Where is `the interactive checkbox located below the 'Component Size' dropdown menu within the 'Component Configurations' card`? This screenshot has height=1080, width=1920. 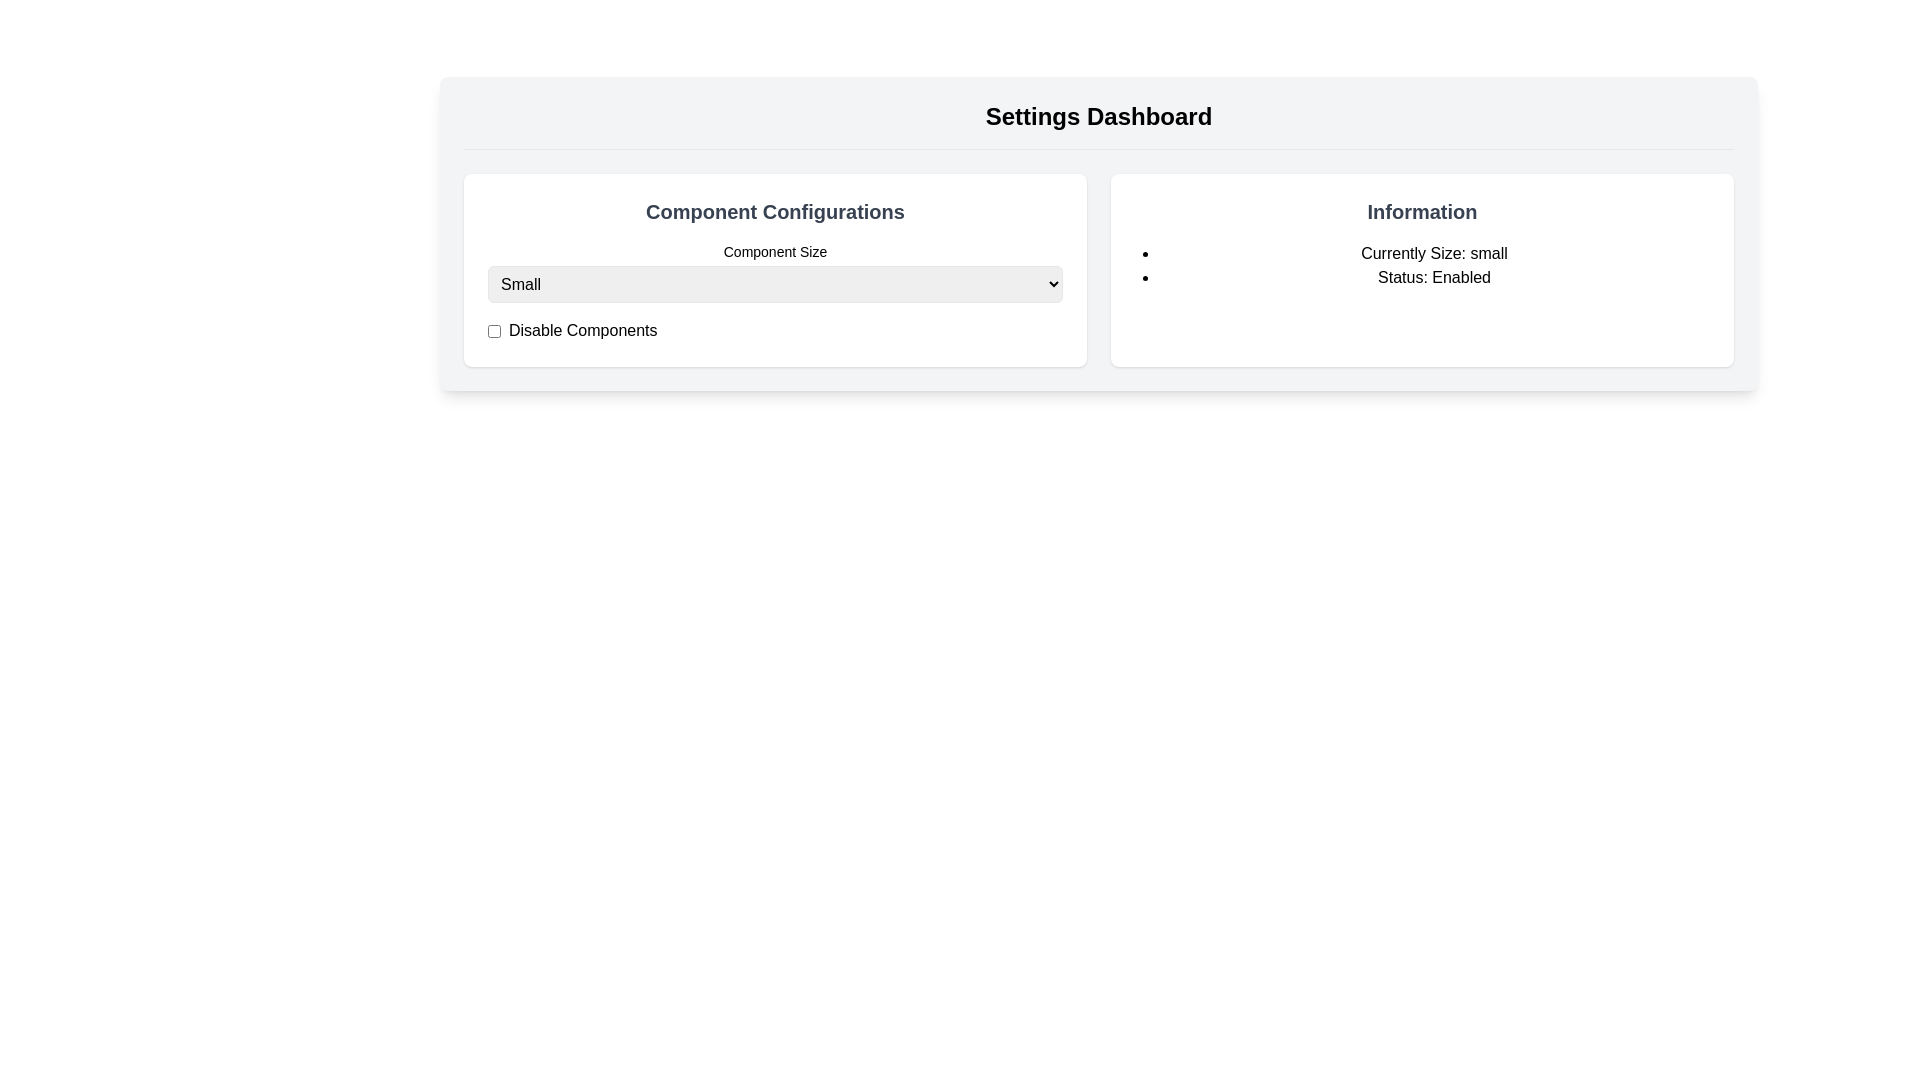 the interactive checkbox located below the 'Component Size' dropdown menu within the 'Component Configurations' card is located at coordinates (774, 330).